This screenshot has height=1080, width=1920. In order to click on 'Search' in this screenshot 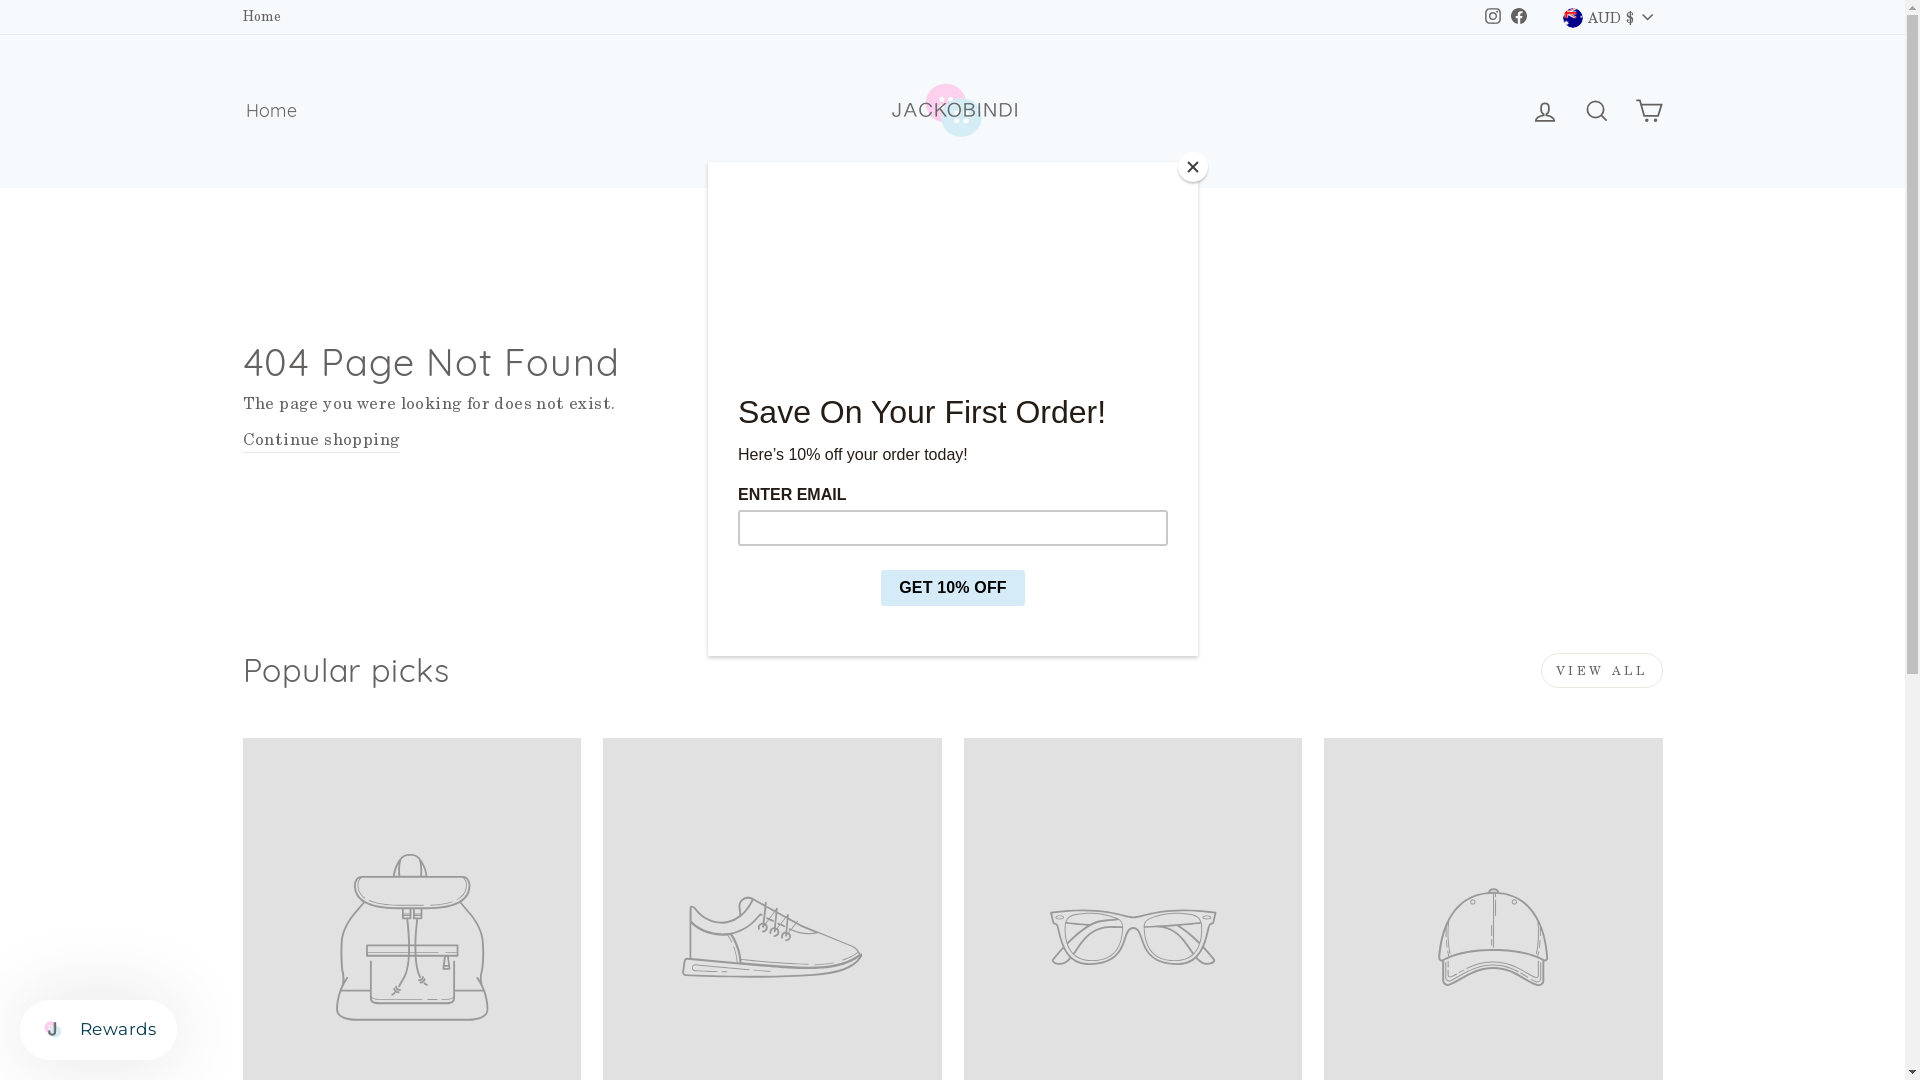, I will do `click(1568, 111)`.